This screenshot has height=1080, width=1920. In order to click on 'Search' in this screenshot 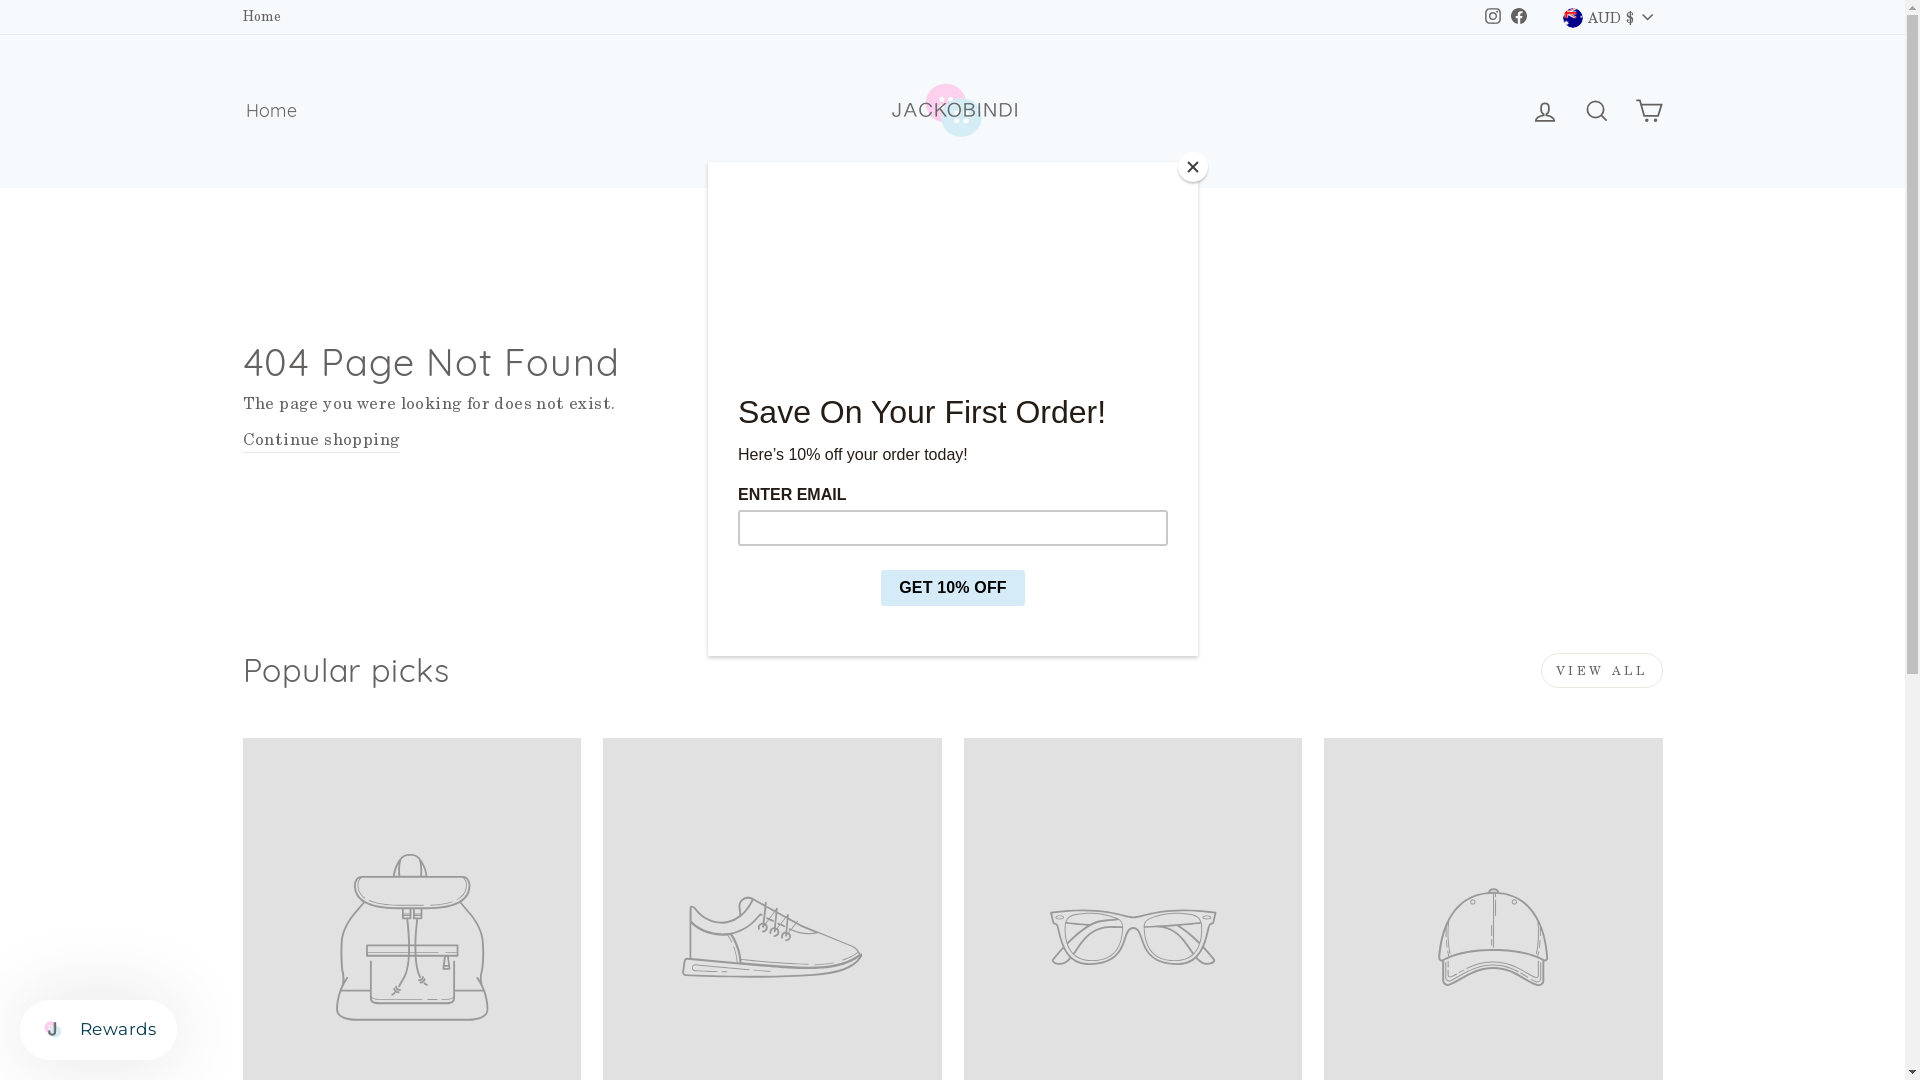, I will do `click(1568, 111)`.